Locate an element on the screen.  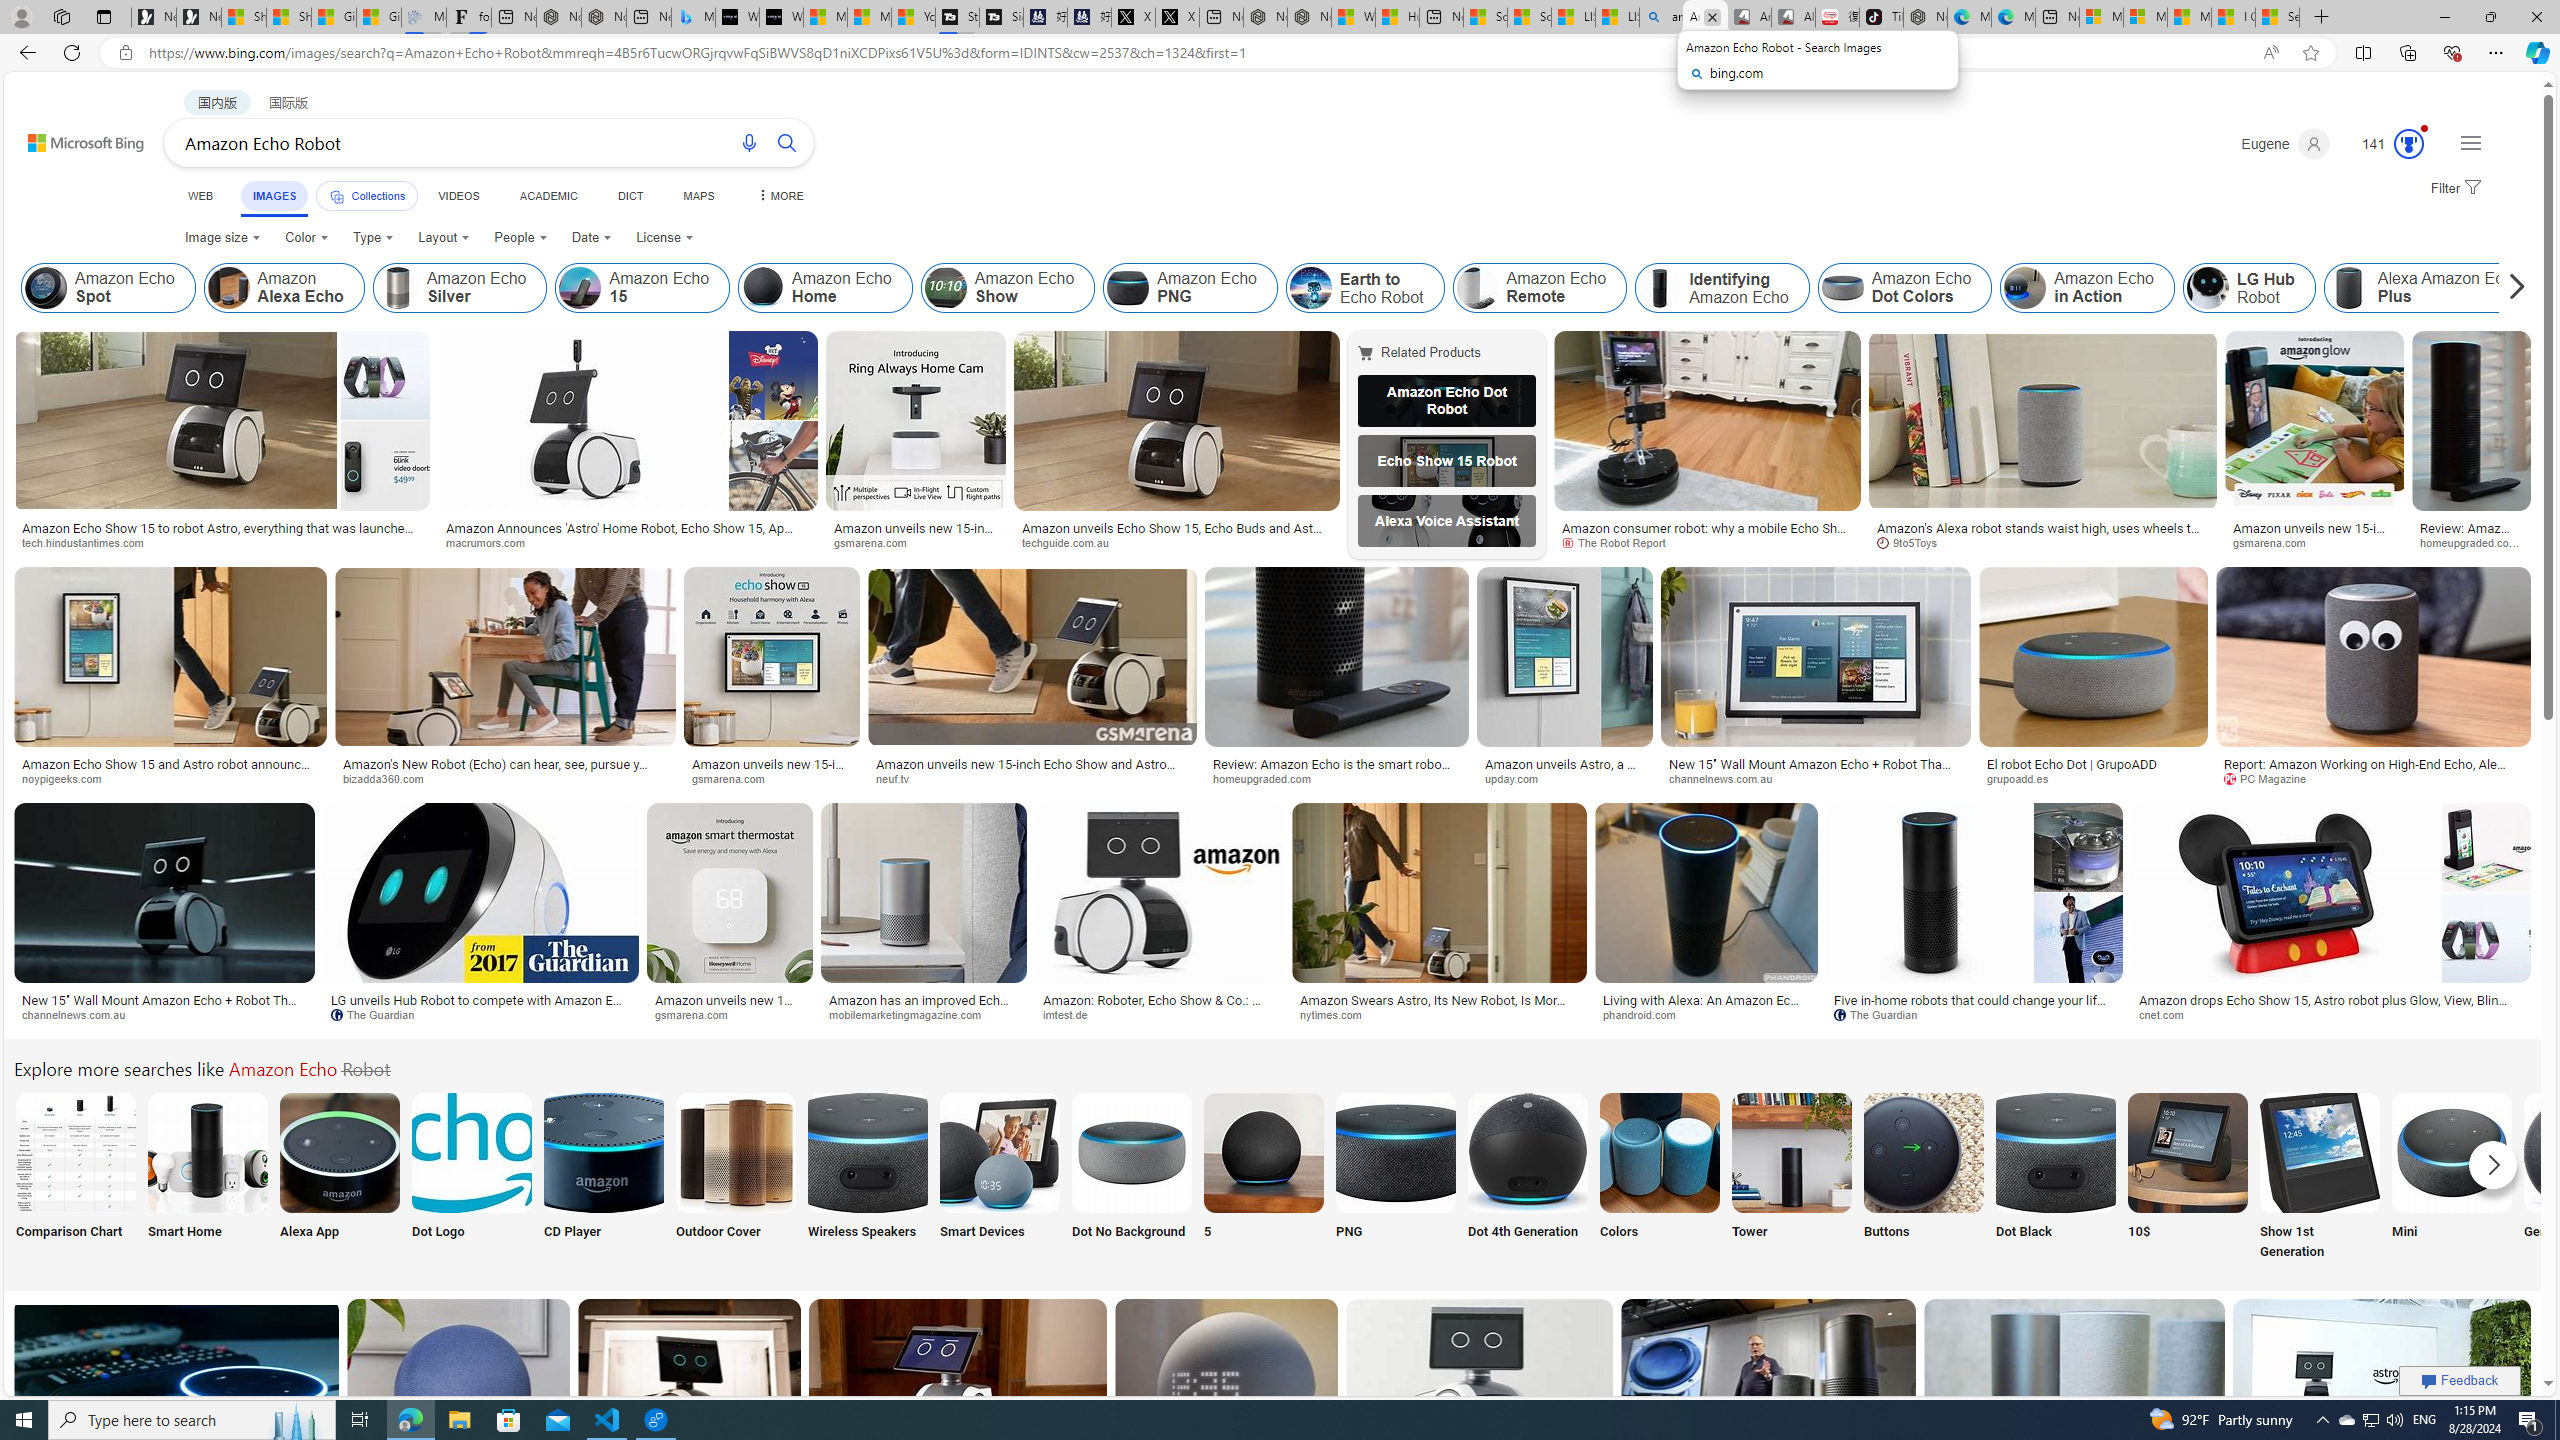
'CD Player' is located at coordinates (602, 1176).